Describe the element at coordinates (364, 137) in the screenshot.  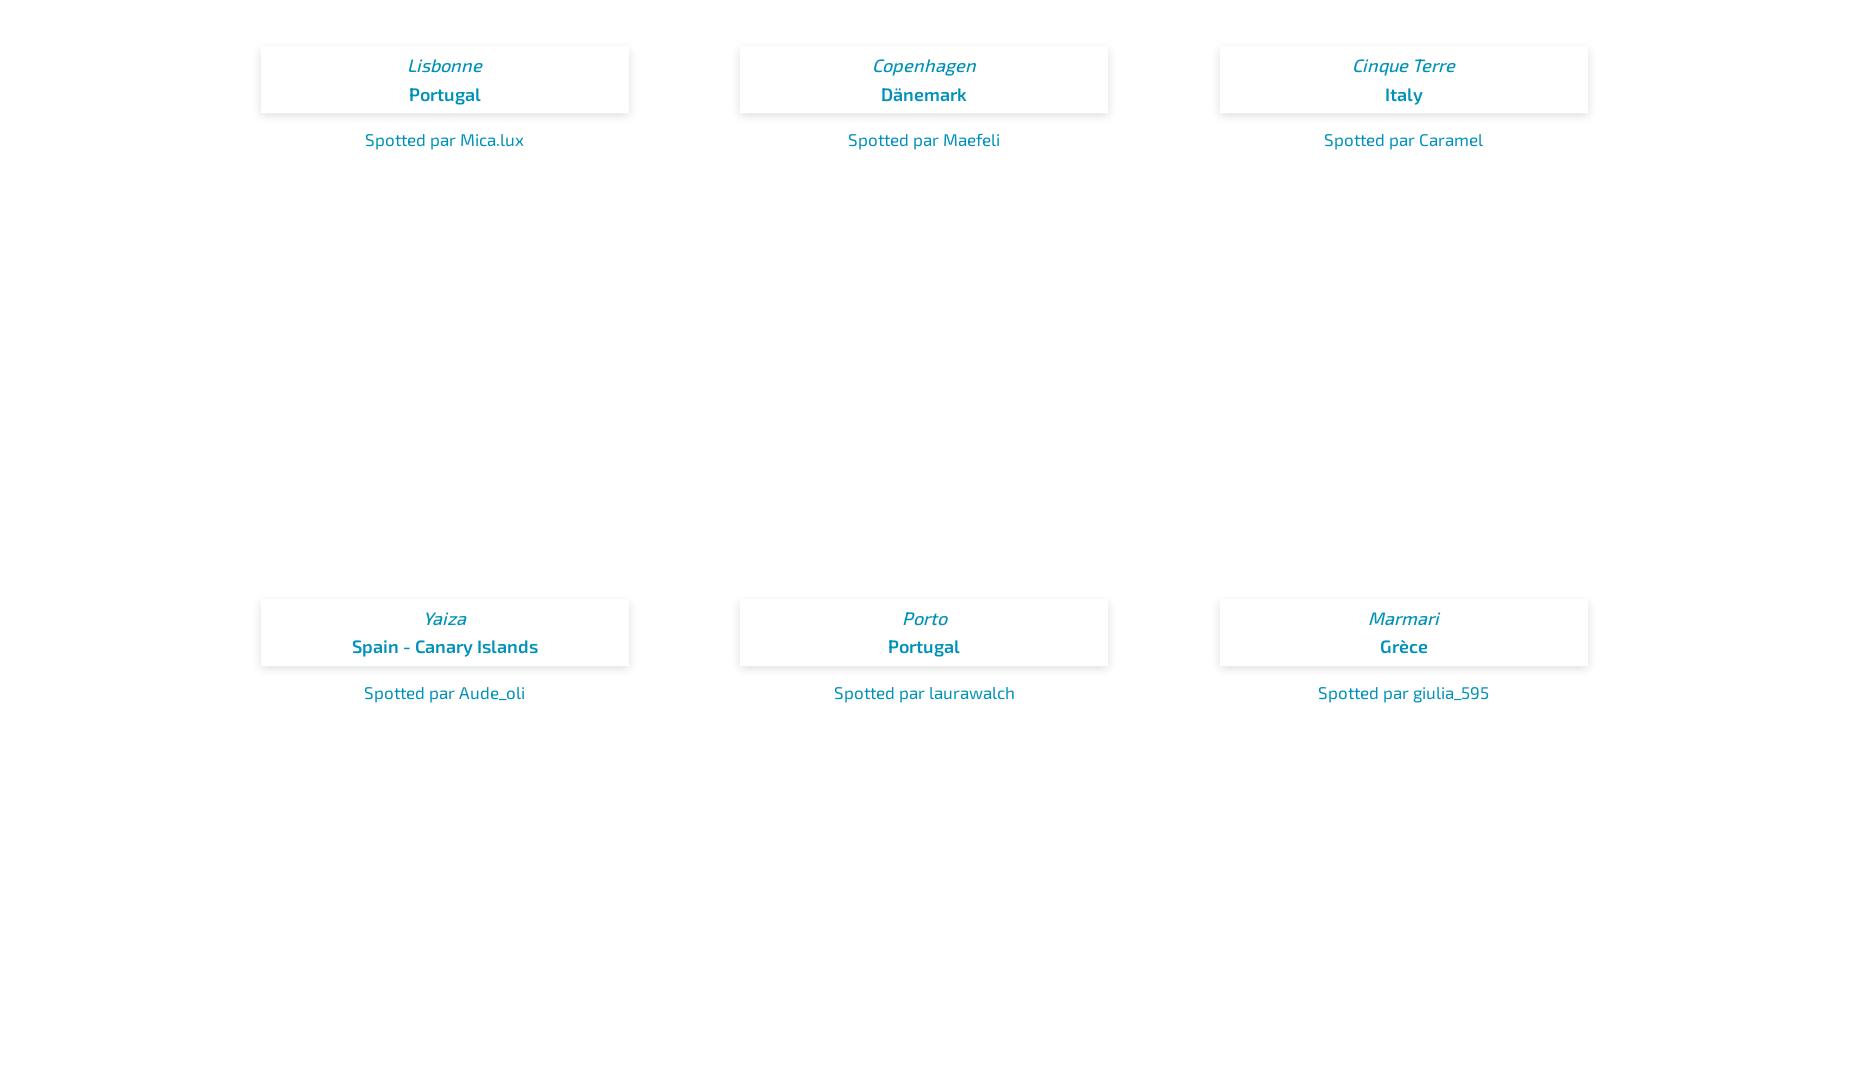
I see `'Spotted par Mica.lux'` at that location.